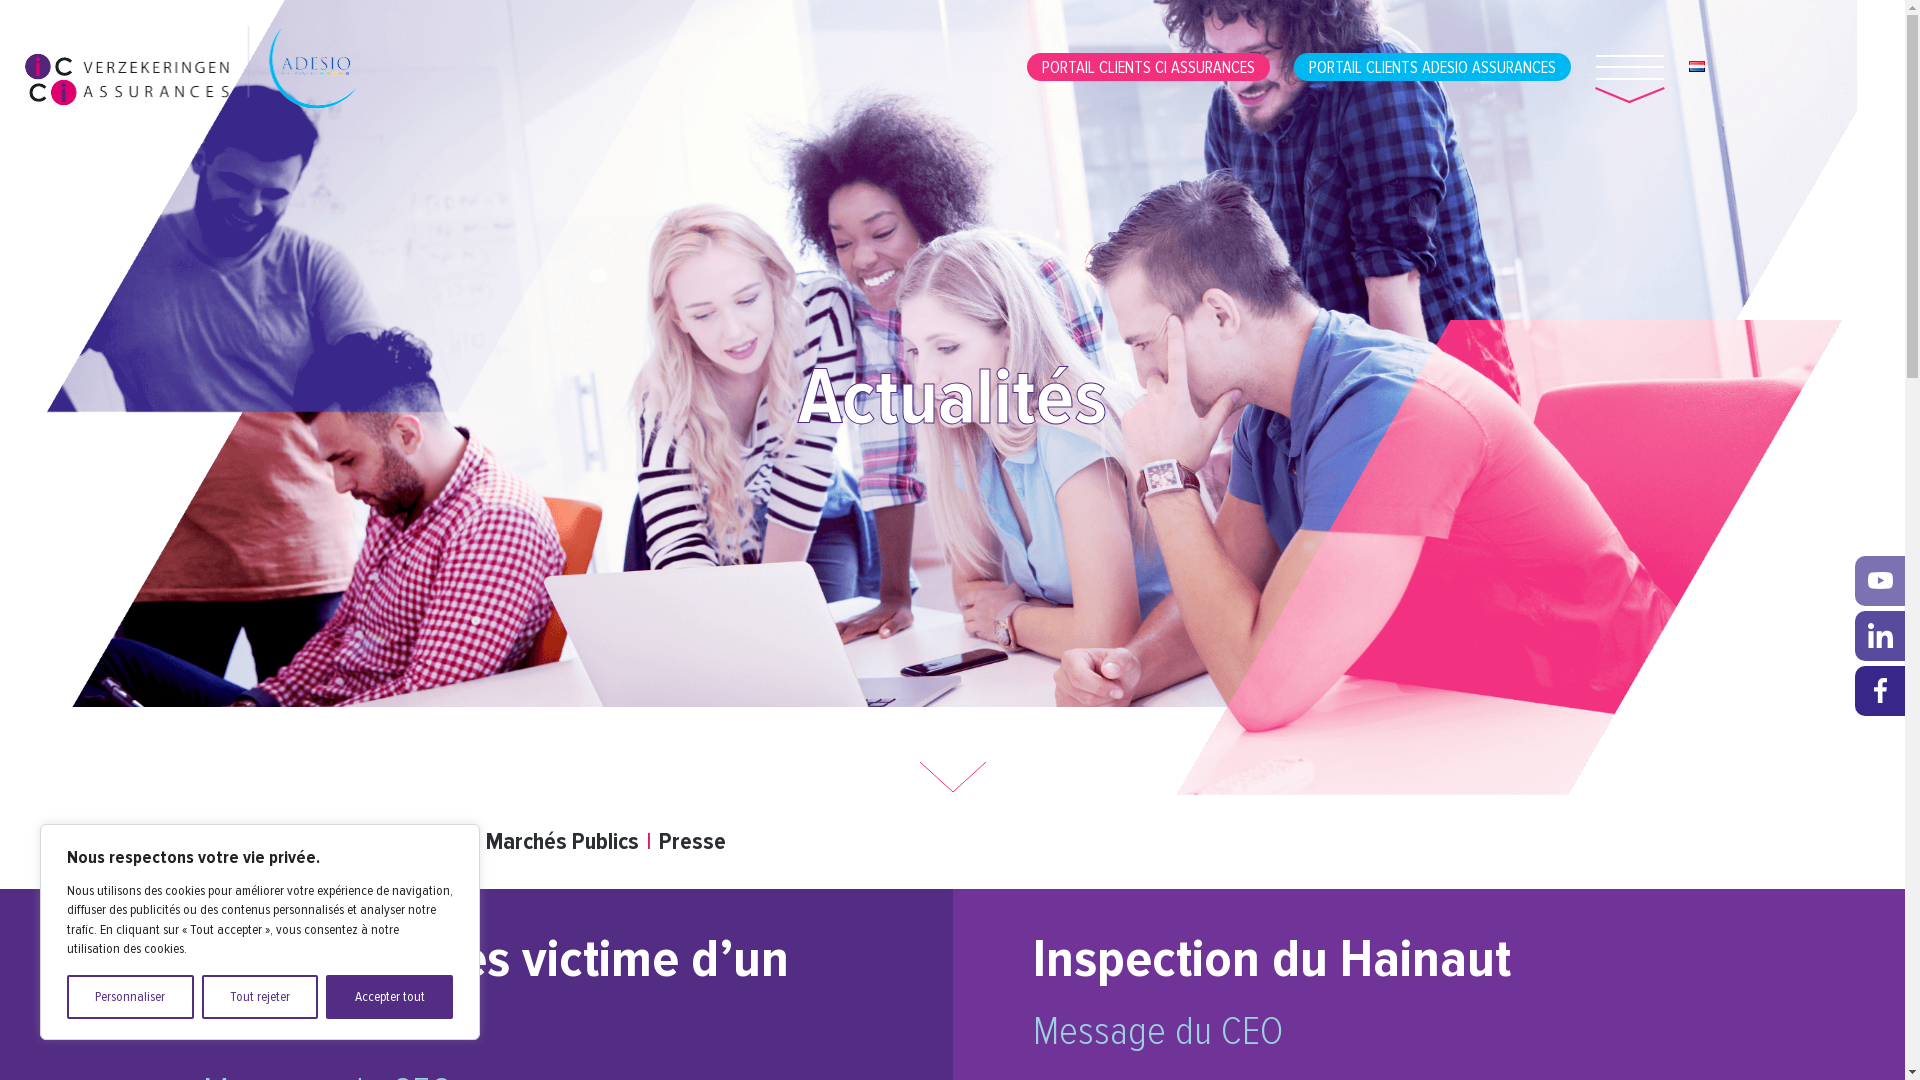 This screenshot has height=1080, width=1920. I want to click on 'Presse', so click(691, 841).